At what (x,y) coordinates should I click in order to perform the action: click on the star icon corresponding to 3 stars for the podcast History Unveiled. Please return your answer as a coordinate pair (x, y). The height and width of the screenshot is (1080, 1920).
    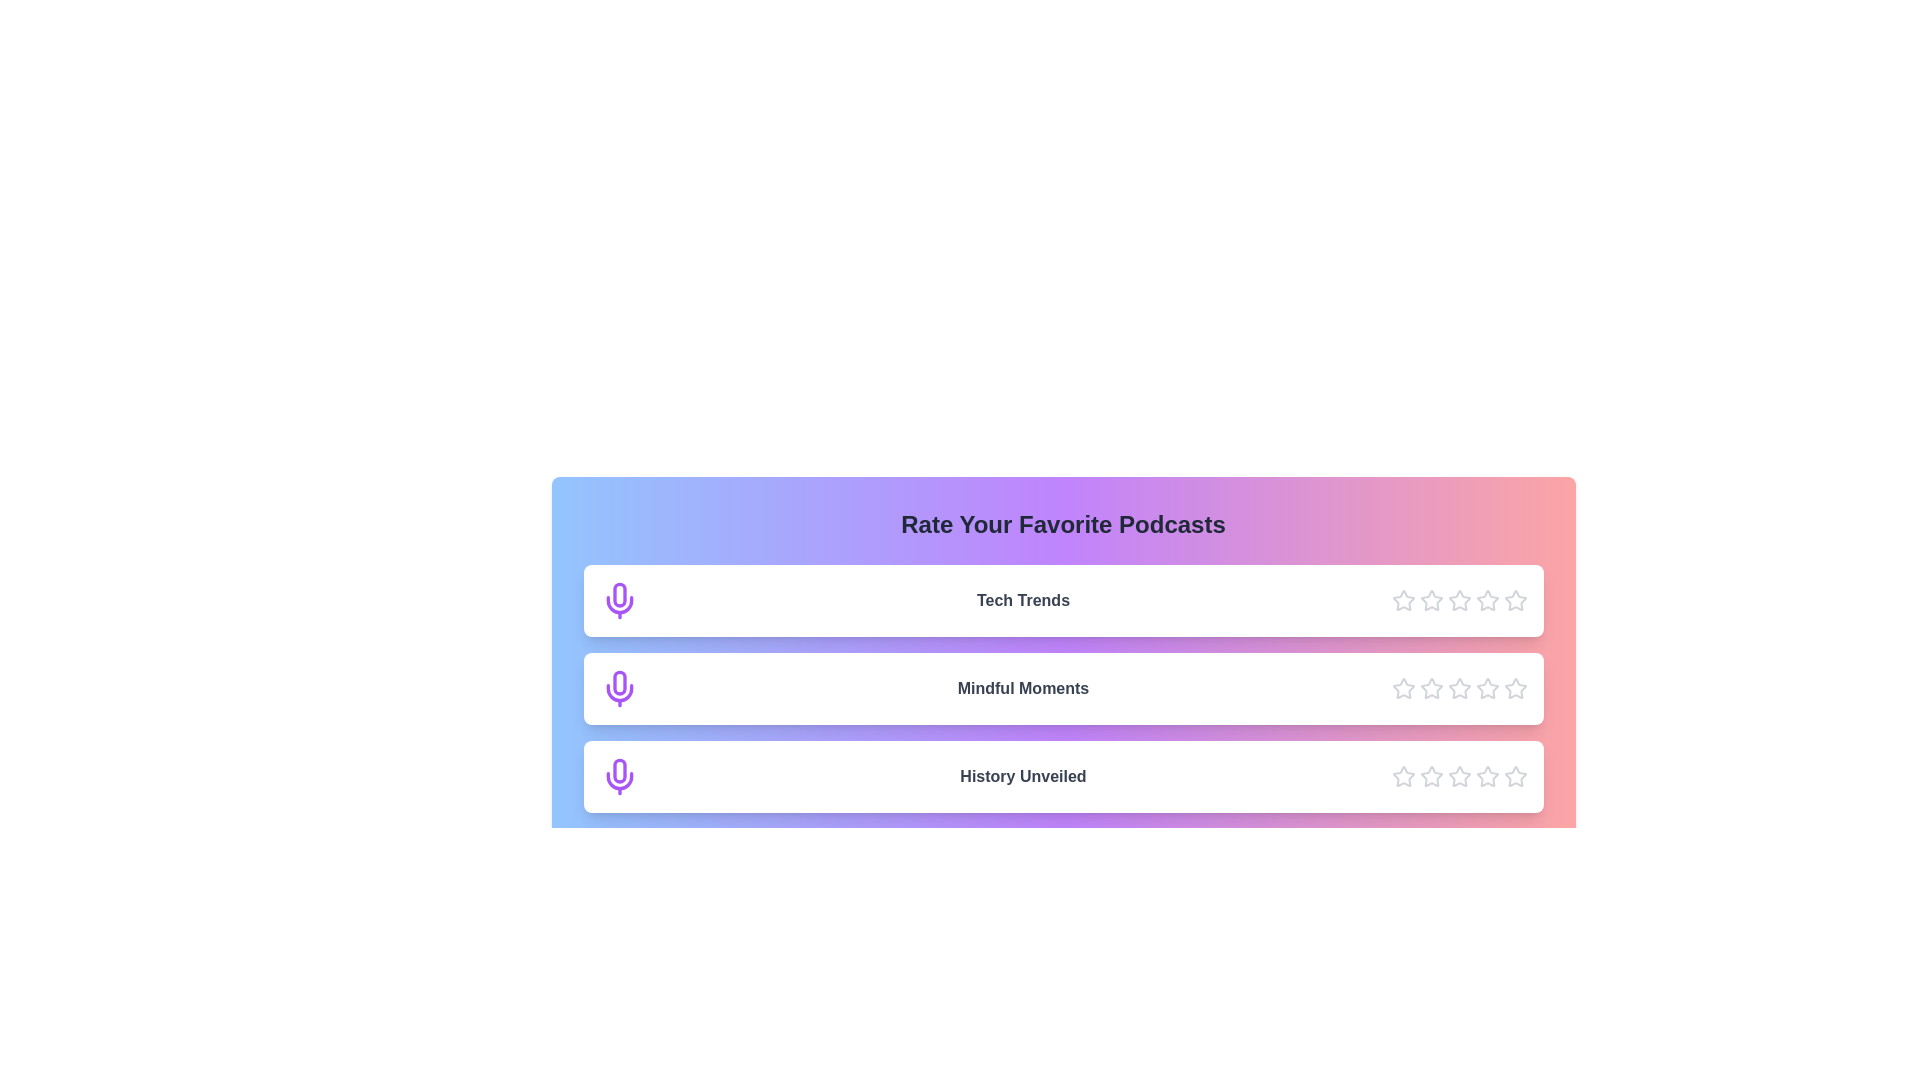
    Looking at the image, I should click on (1459, 775).